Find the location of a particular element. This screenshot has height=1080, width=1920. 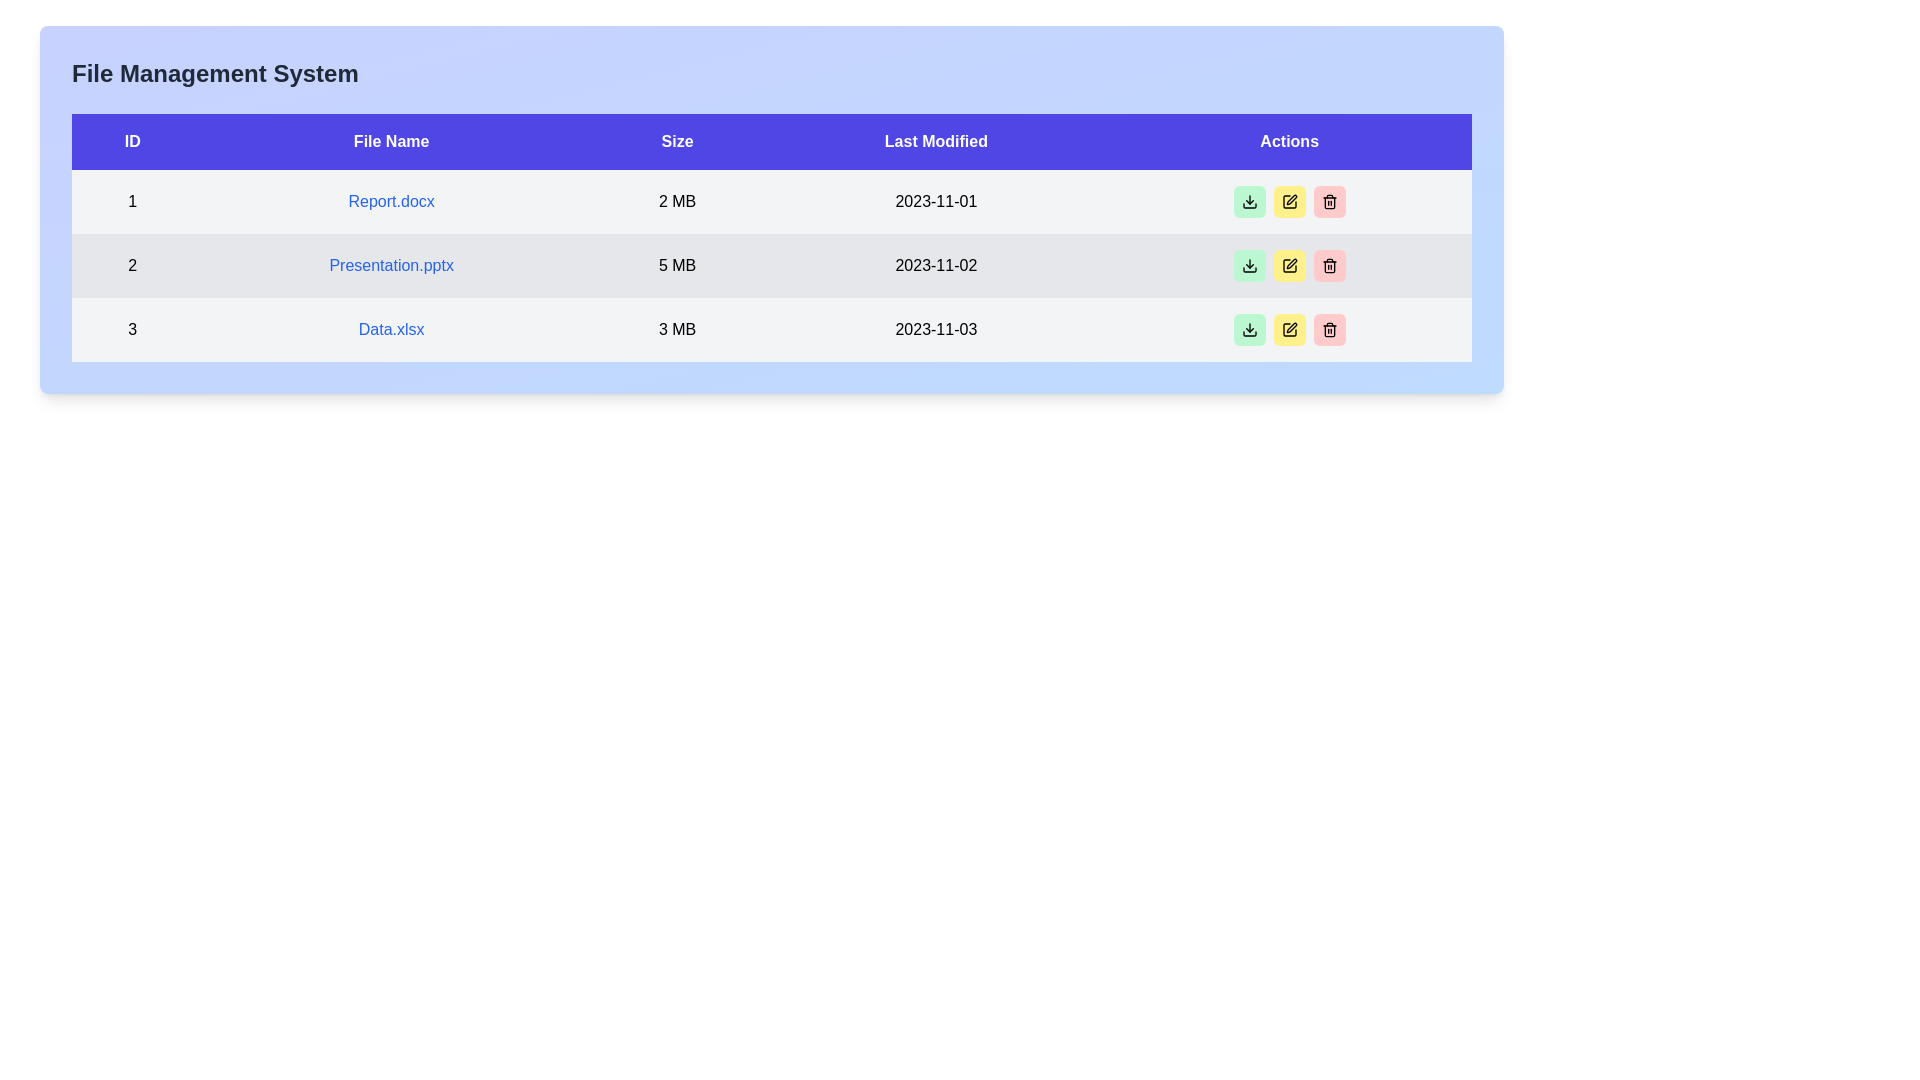

the static text element displaying '2023-11-02' located in the fourth cell of the second row in the table's 'Last Modified' column is located at coordinates (935, 265).